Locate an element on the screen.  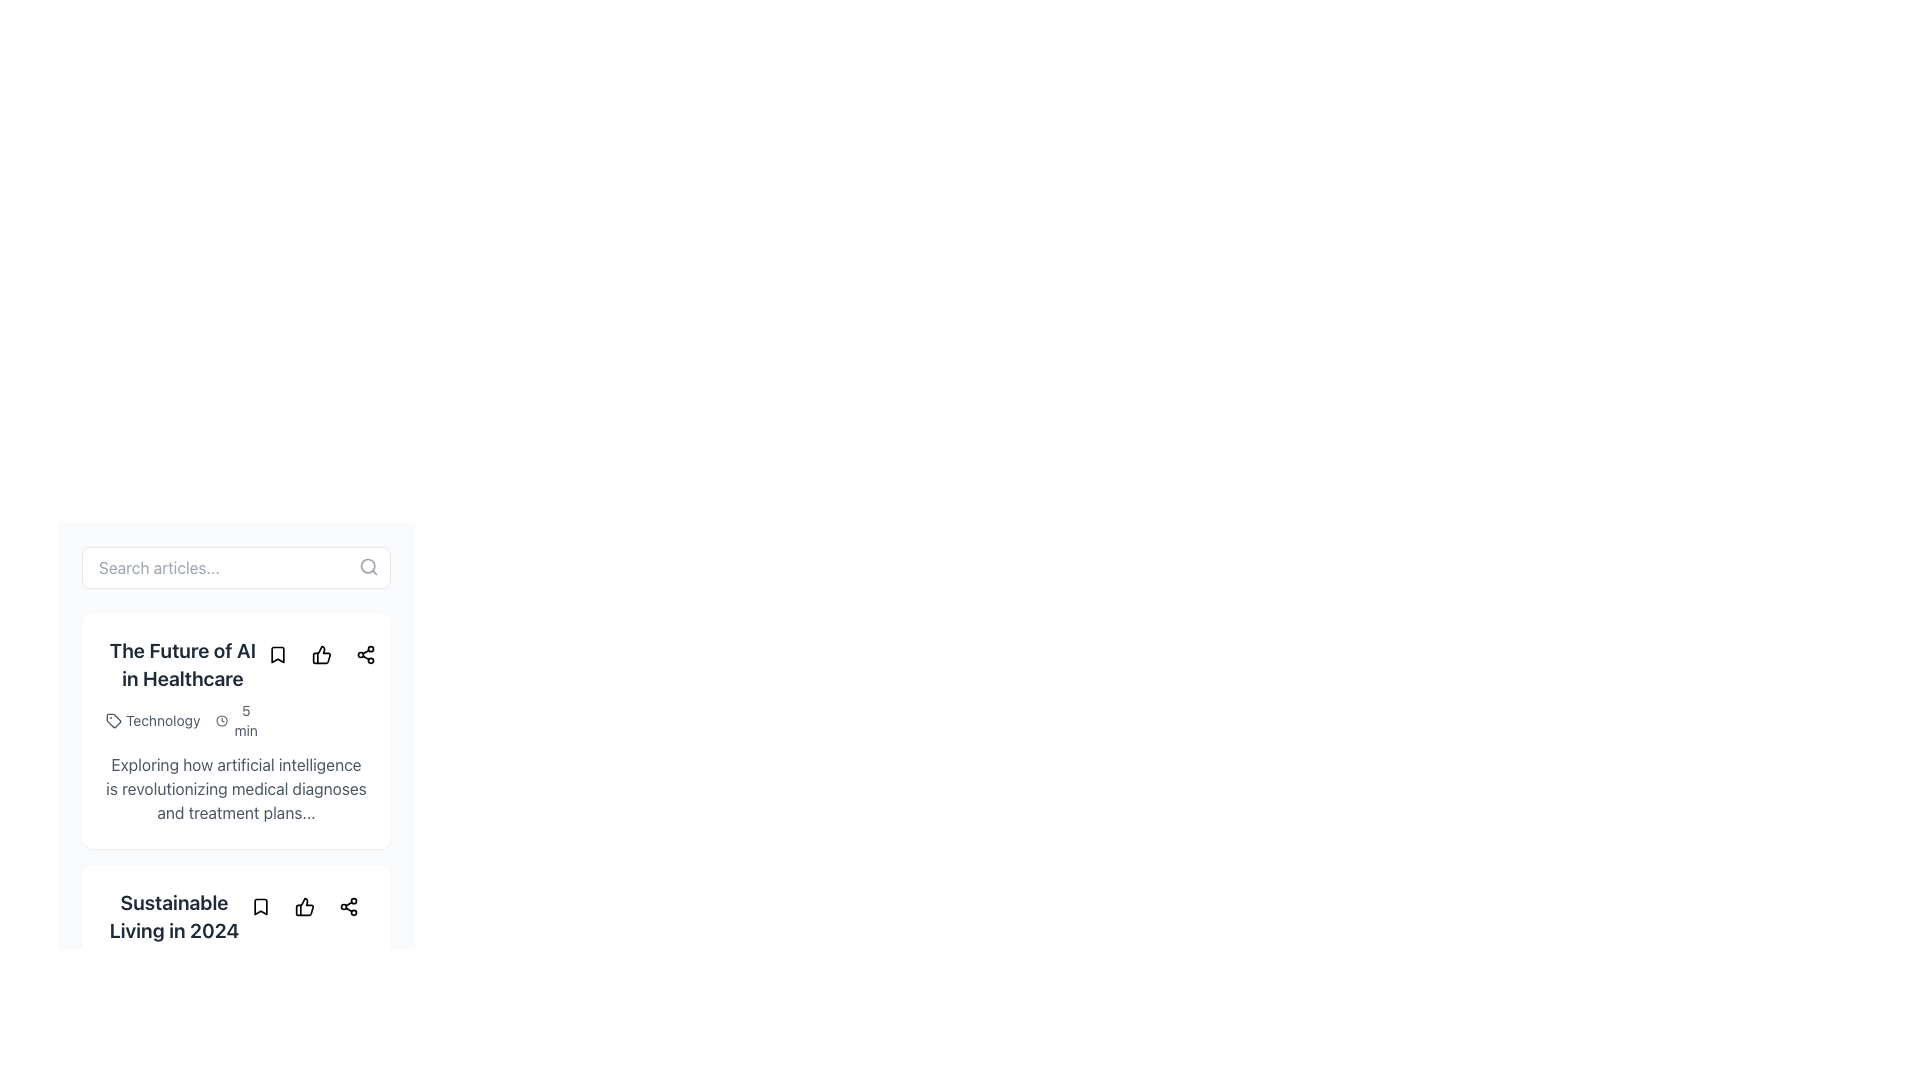
the Article summary card, which provides a summary including title, tags, estimated reading time, and description, located below the search bar and above the 'Sustainable Living in 2024' card is located at coordinates (236, 731).